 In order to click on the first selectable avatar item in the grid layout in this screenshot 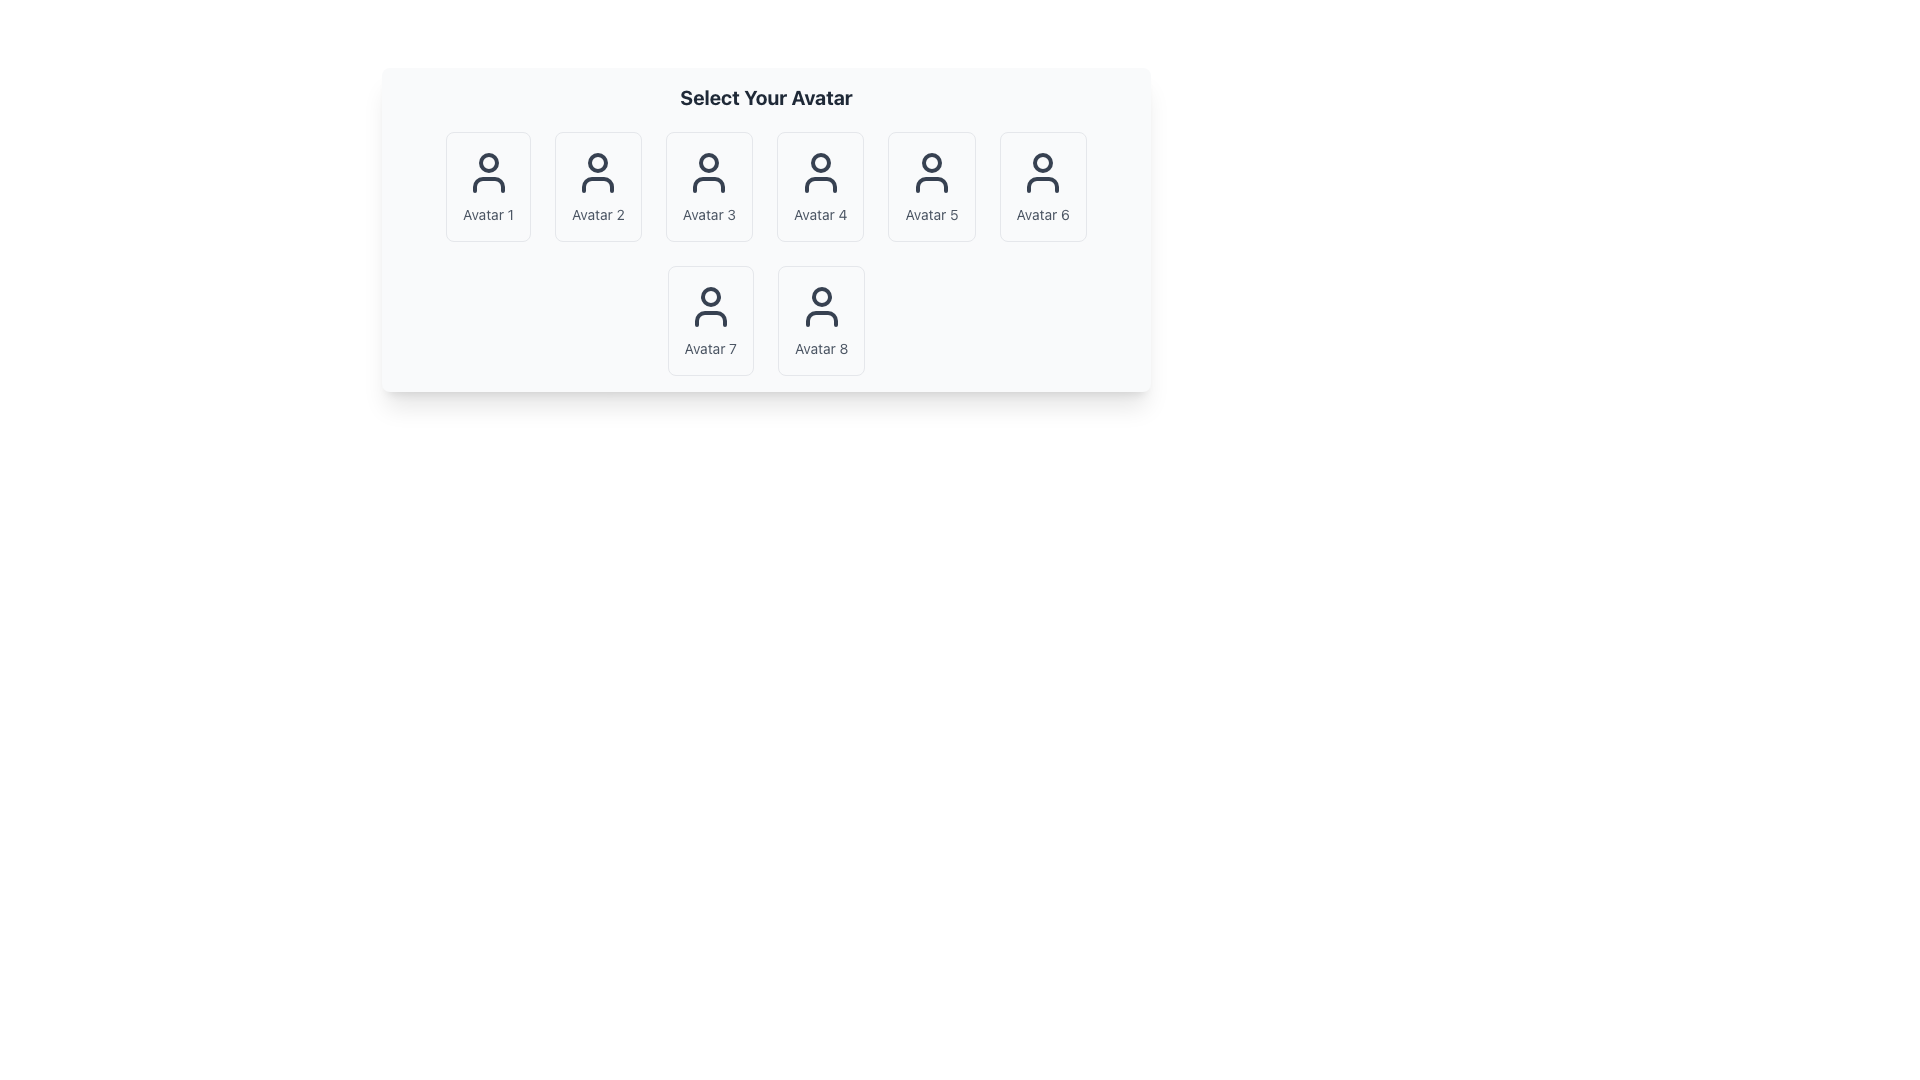, I will do `click(488, 186)`.